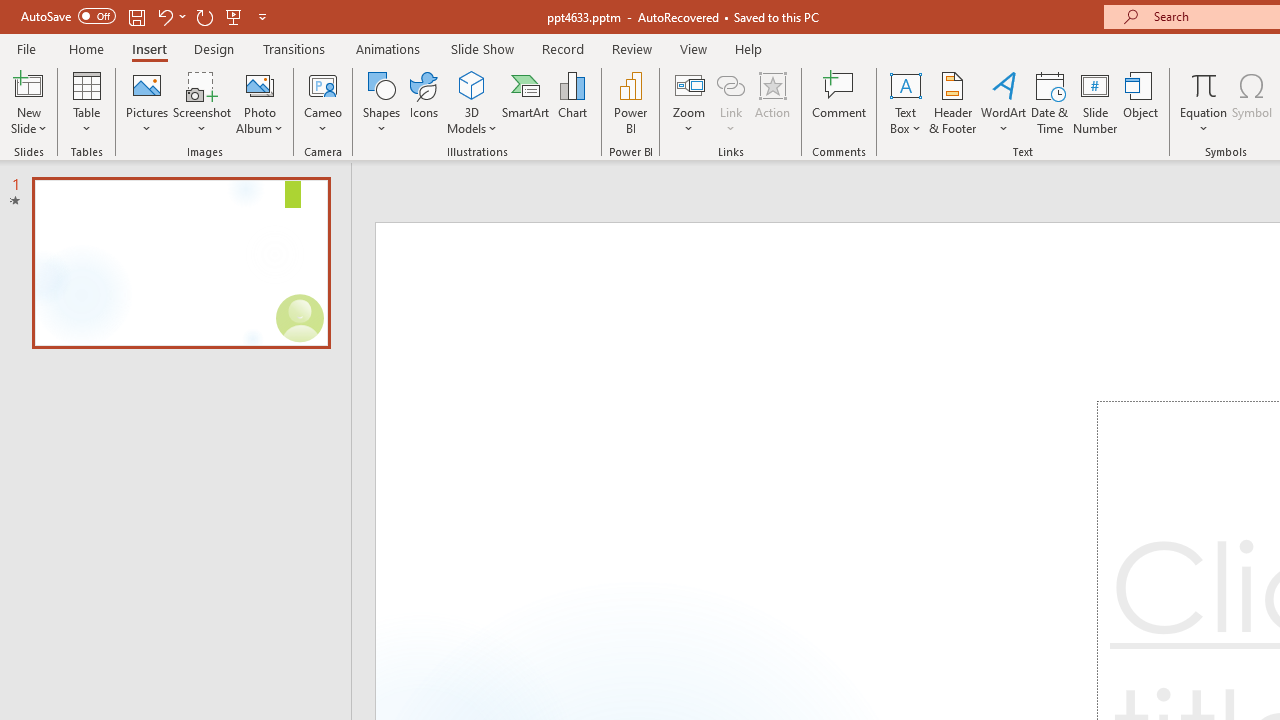 The image size is (1280, 720). Describe the element at coordinates (471, 103) in the screenshot. I see `'3D Models'` at that location.